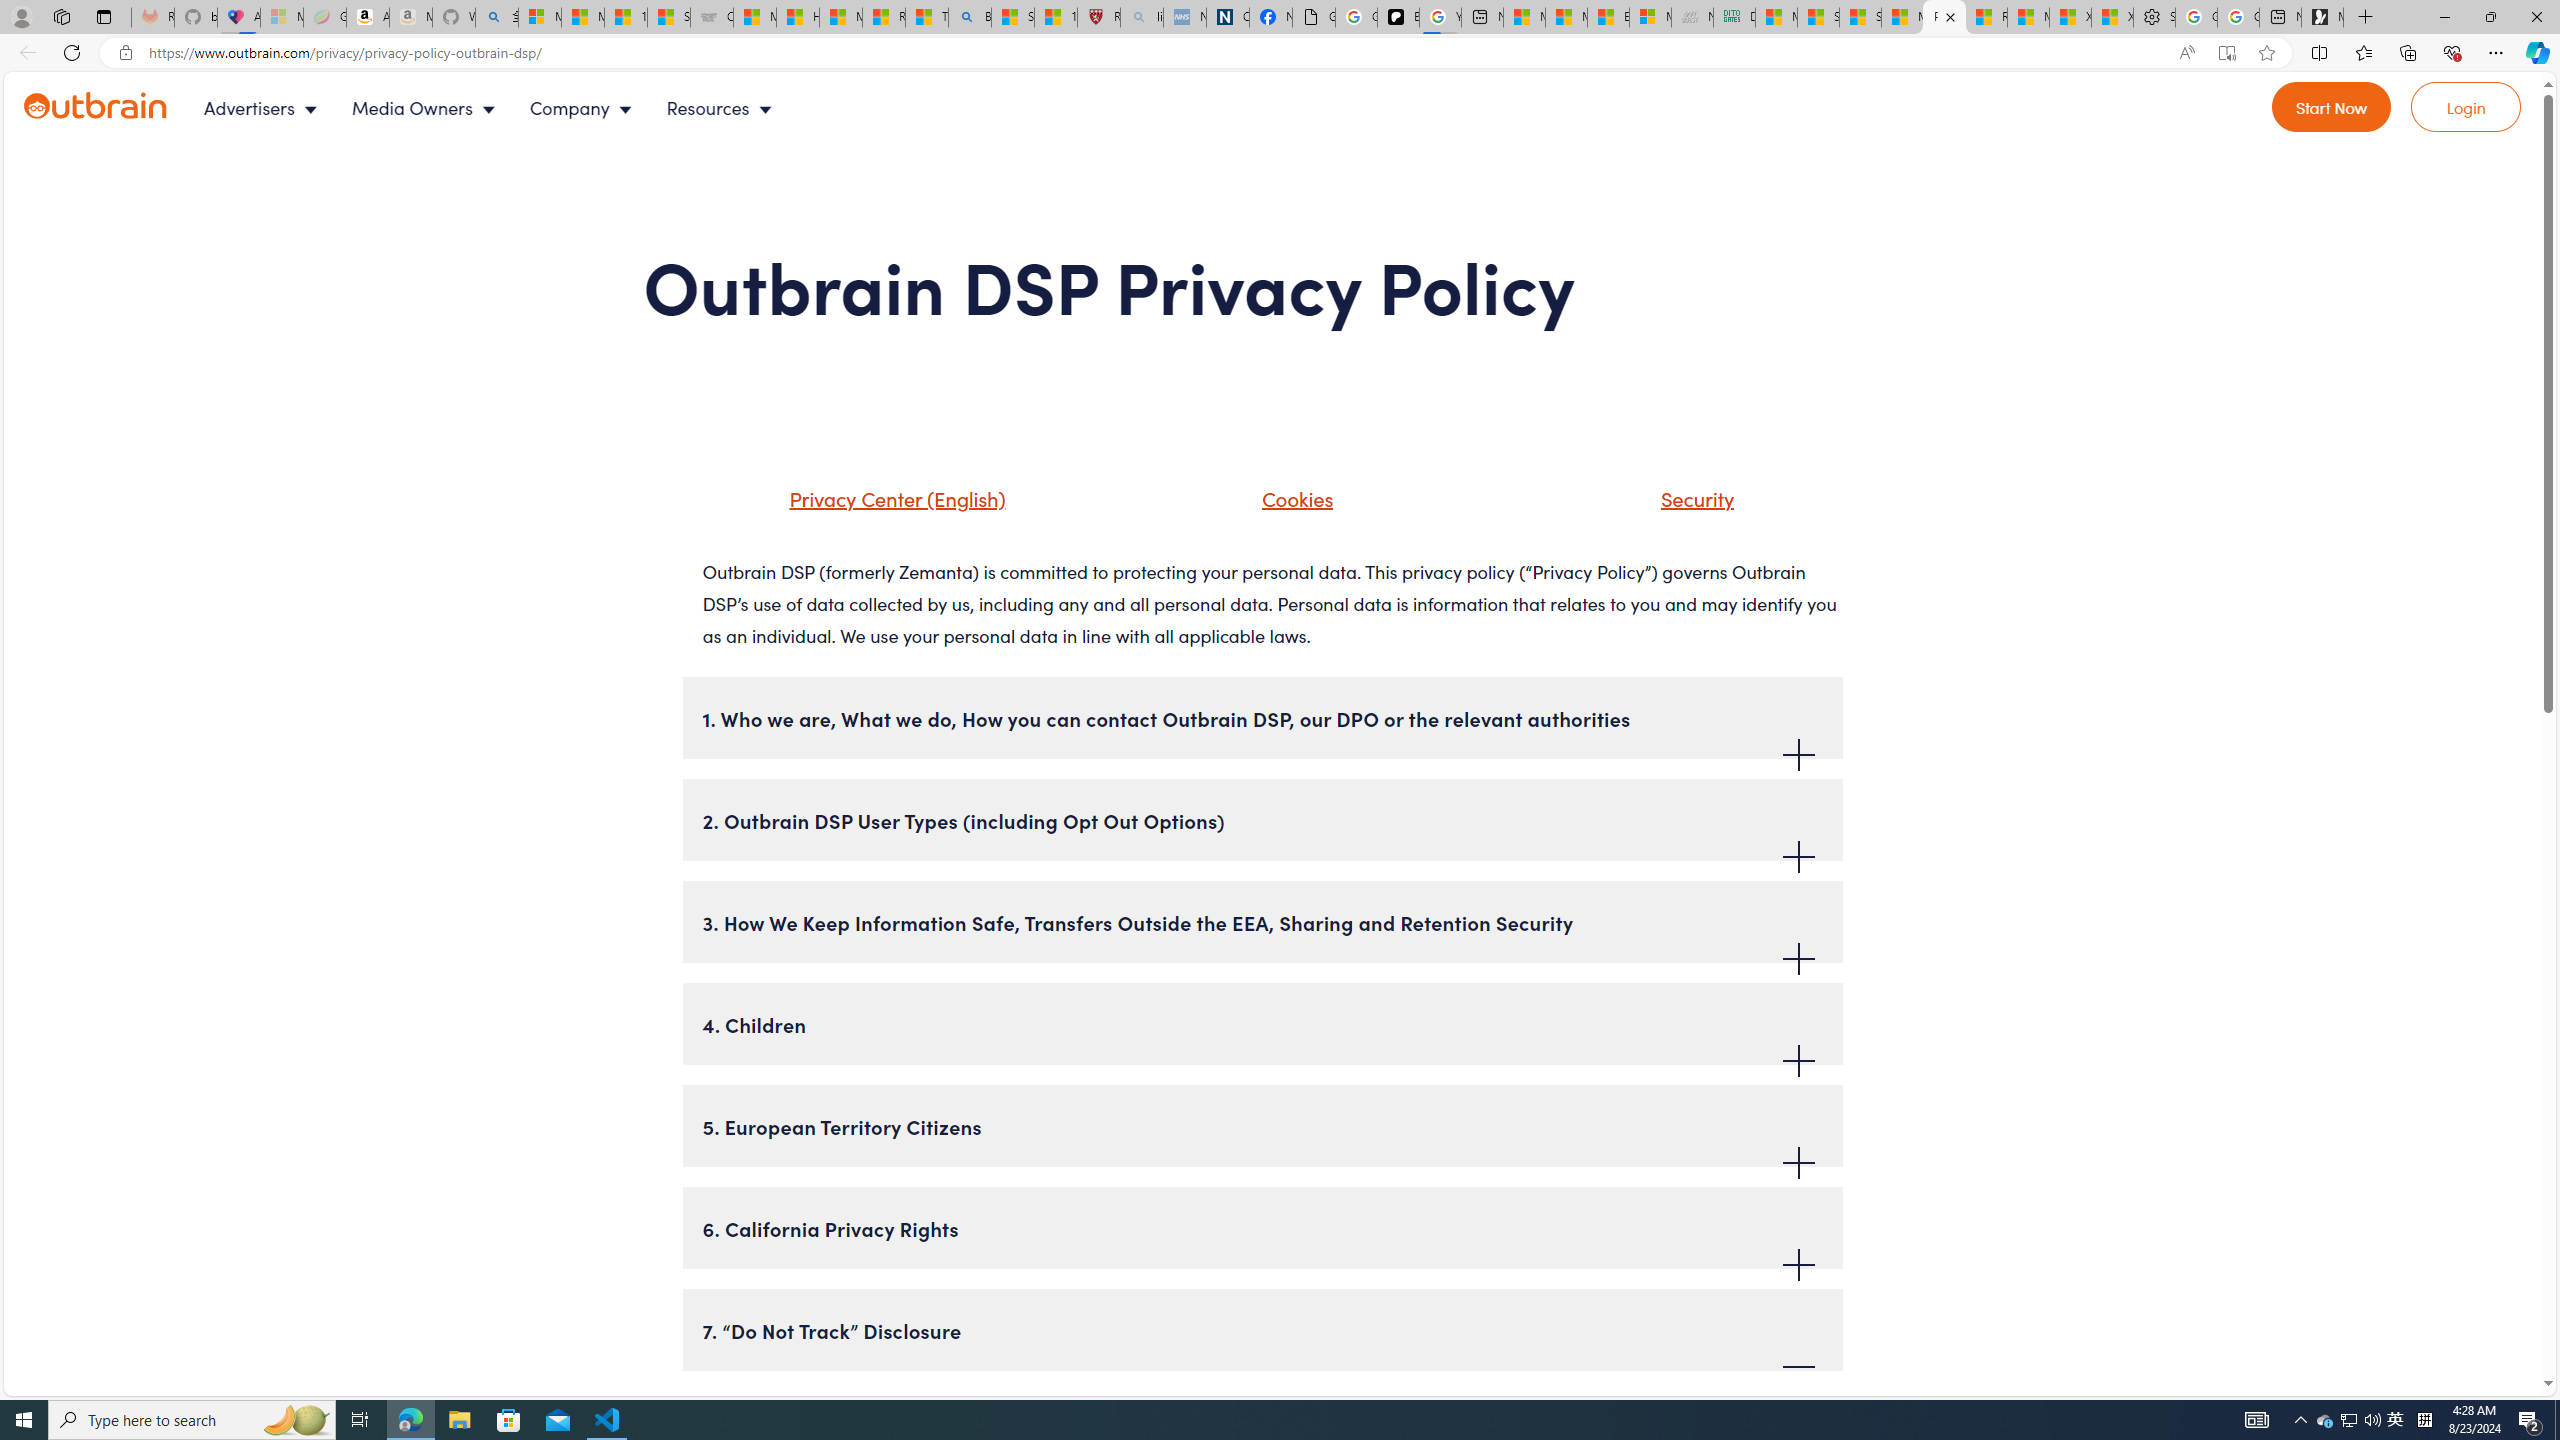  What do you see at coordinates (61, 81) in the screenshot?
I see `'Skip navigation to go to main content'` at bounding box center [61, 81].